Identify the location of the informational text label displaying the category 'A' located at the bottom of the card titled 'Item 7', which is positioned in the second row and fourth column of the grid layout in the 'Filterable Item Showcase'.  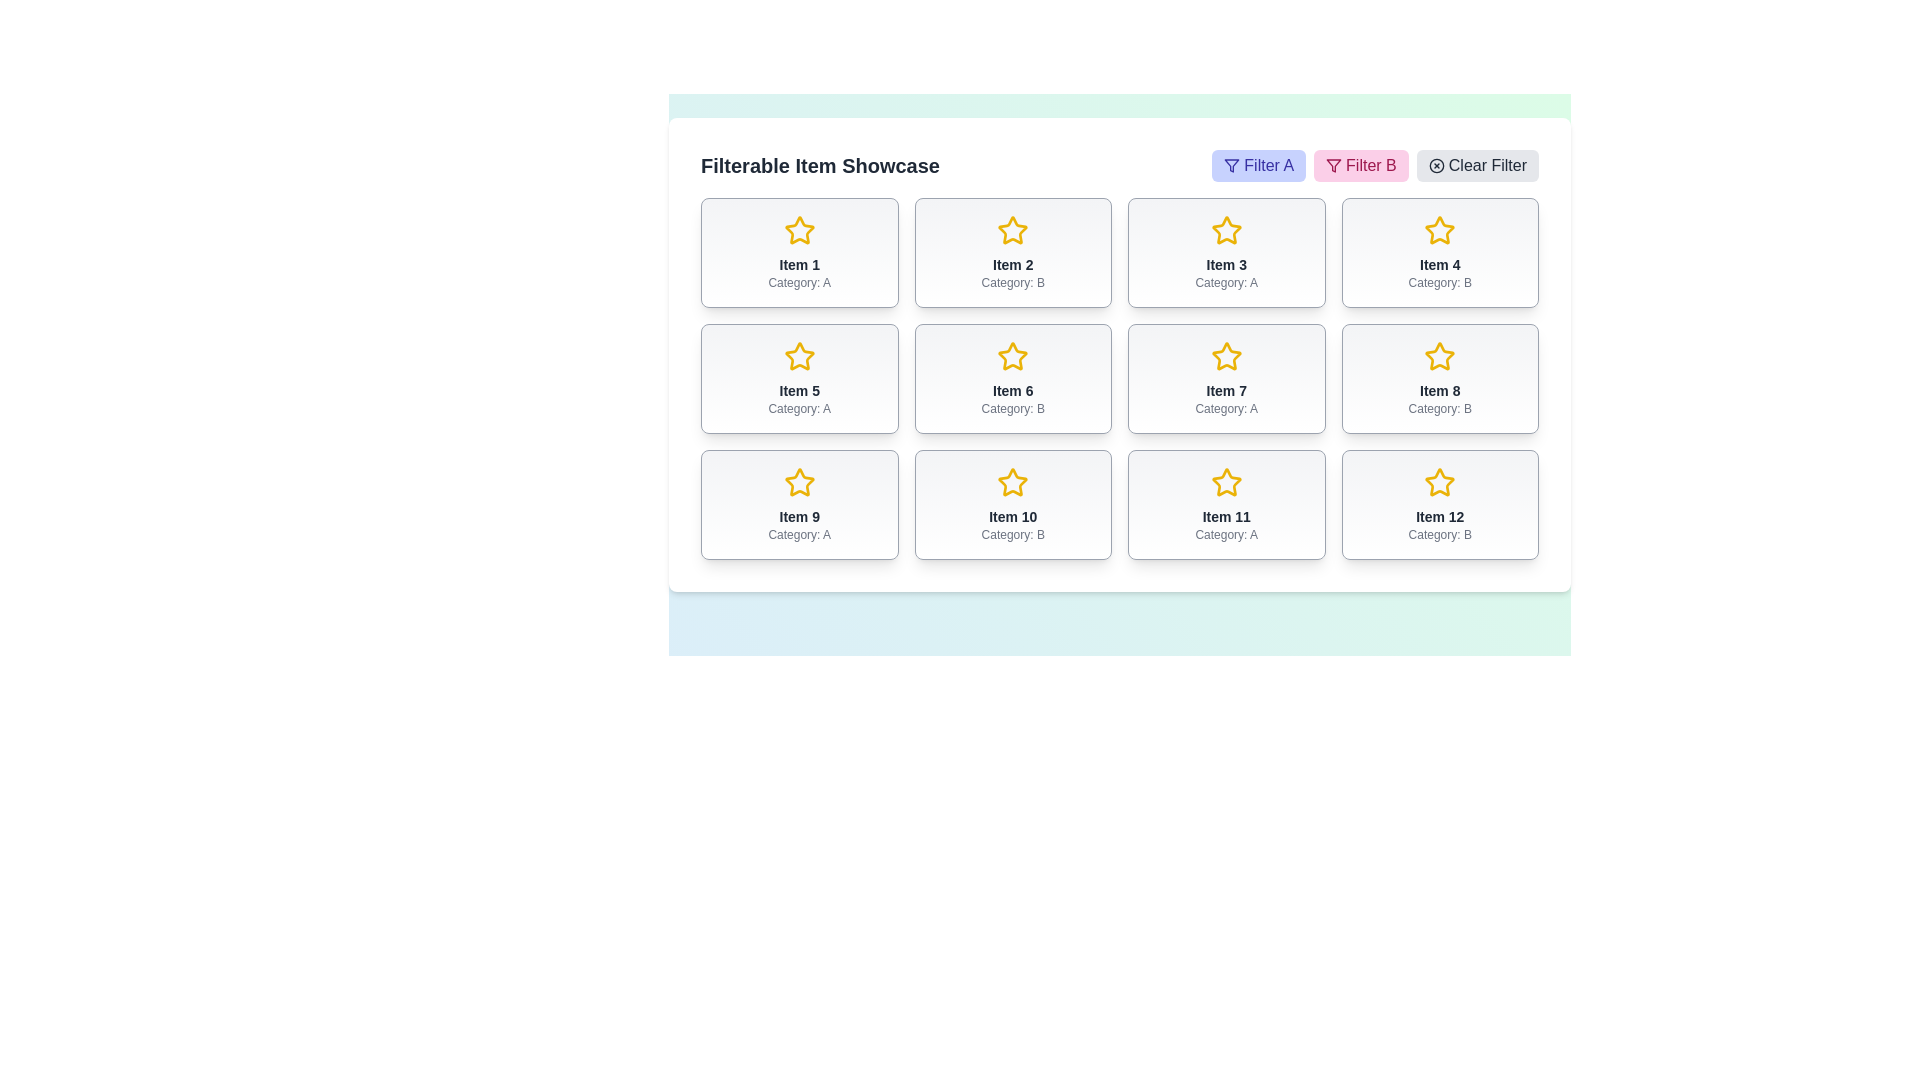
(1225, 407).